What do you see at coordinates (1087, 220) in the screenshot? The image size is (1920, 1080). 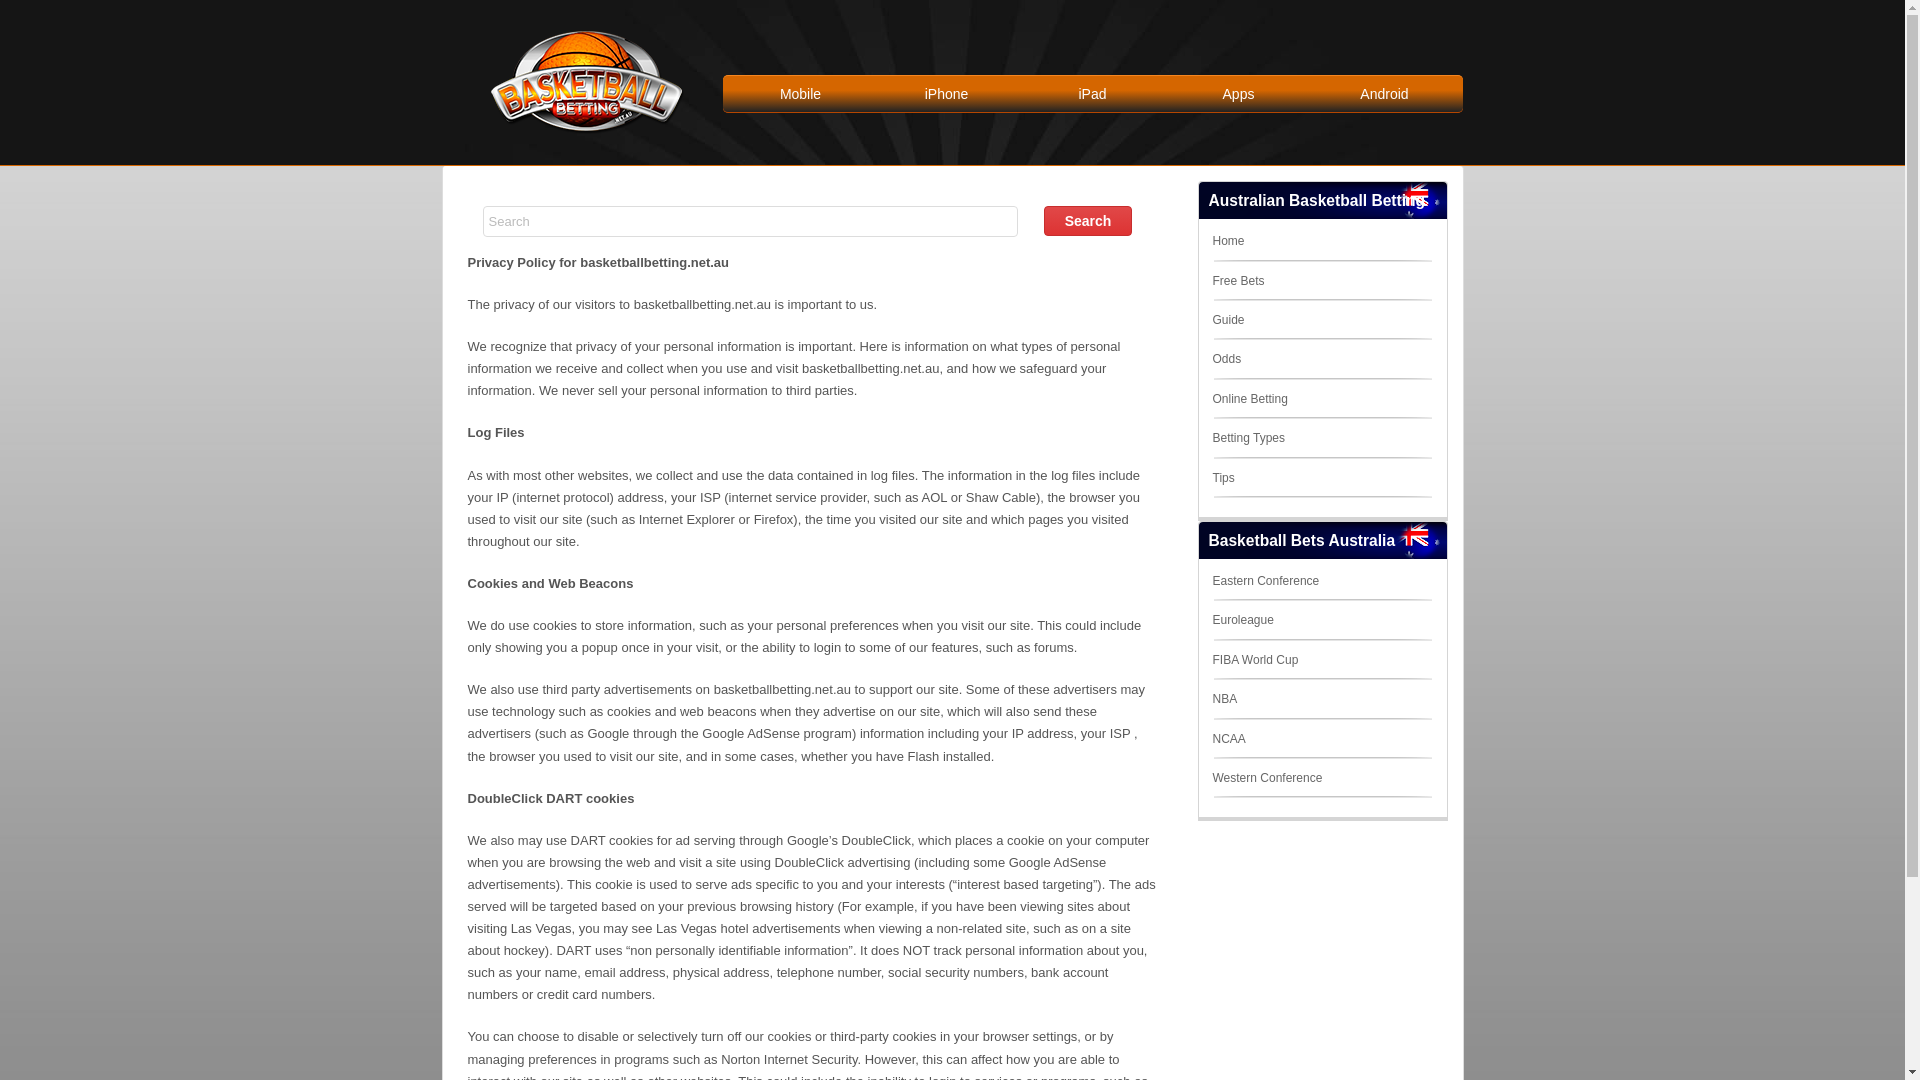 I see `'Search'` at bounding box center [1087, 220].